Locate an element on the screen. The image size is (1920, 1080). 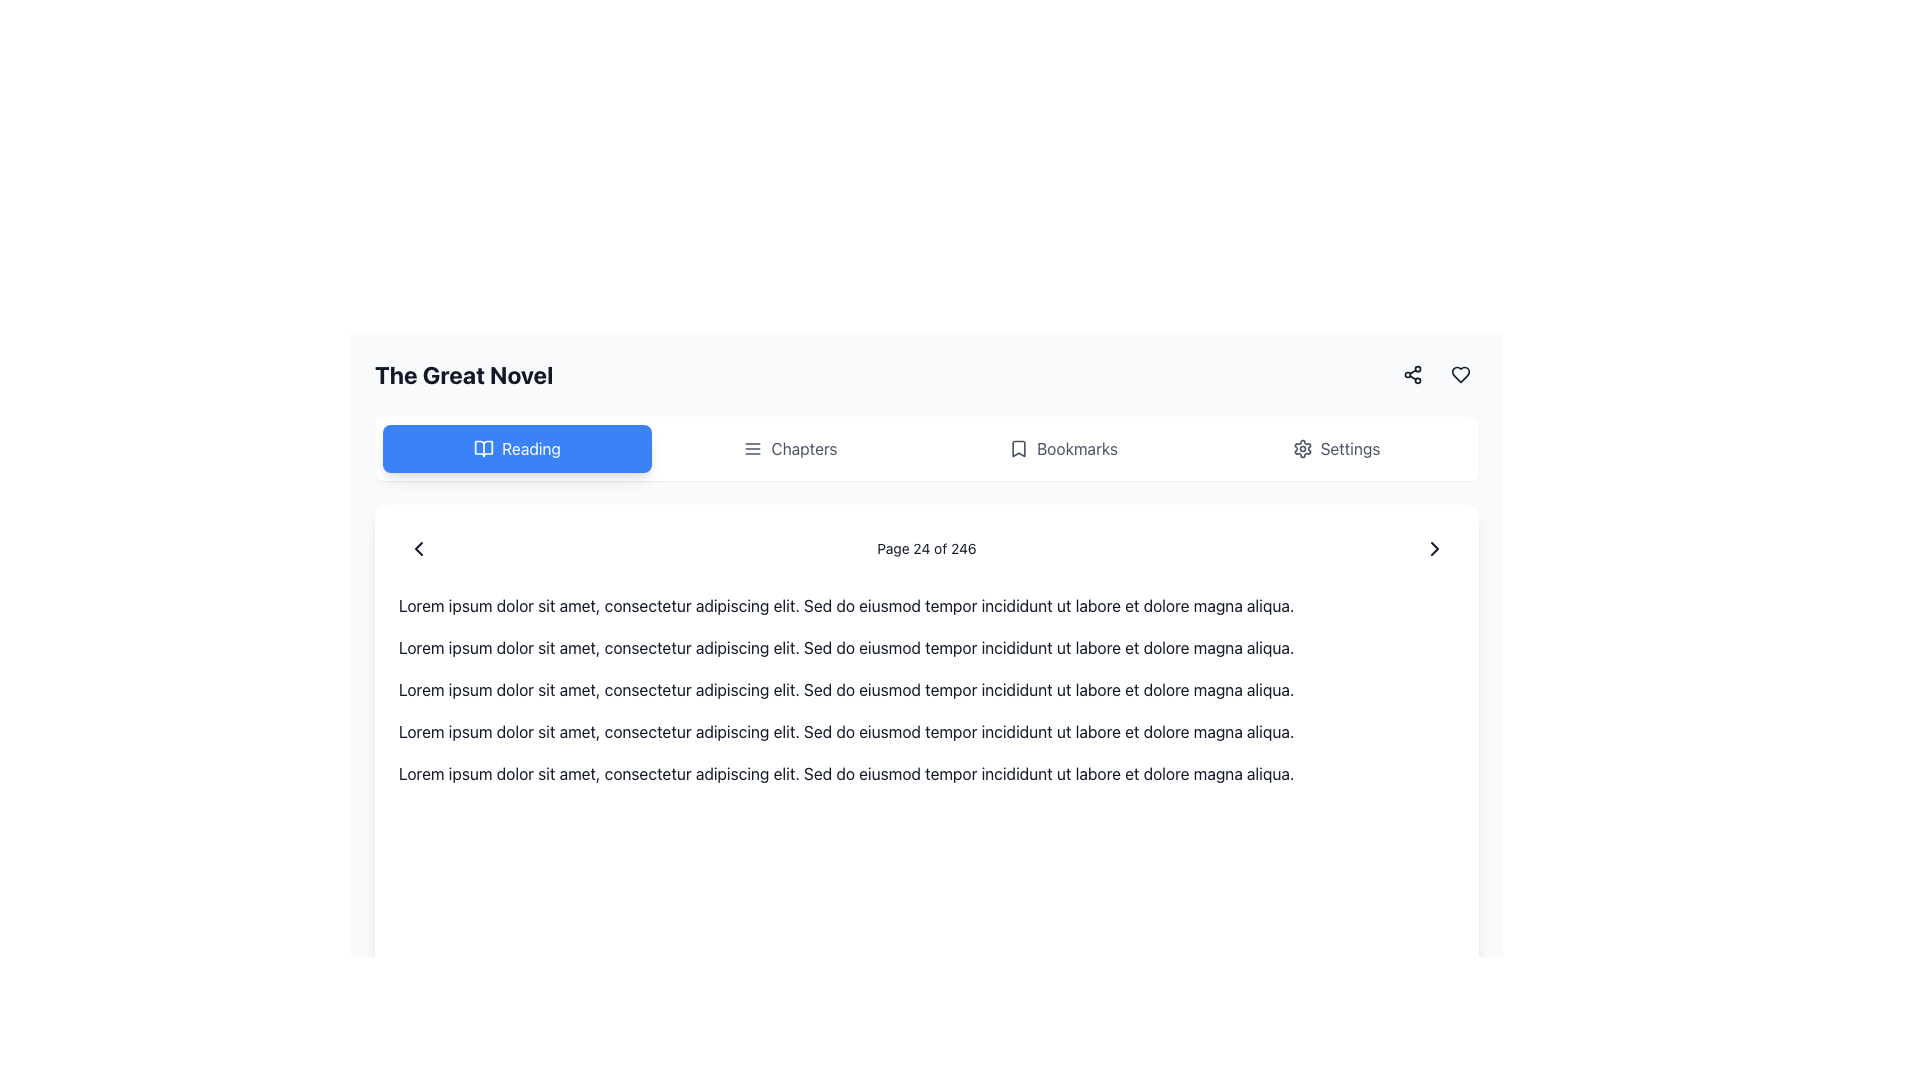
the Text Label displaying 'Page 24 of 246', which is centrally located in the bottom navigation bar between two interactive icons is located at coordinates (925, 548).